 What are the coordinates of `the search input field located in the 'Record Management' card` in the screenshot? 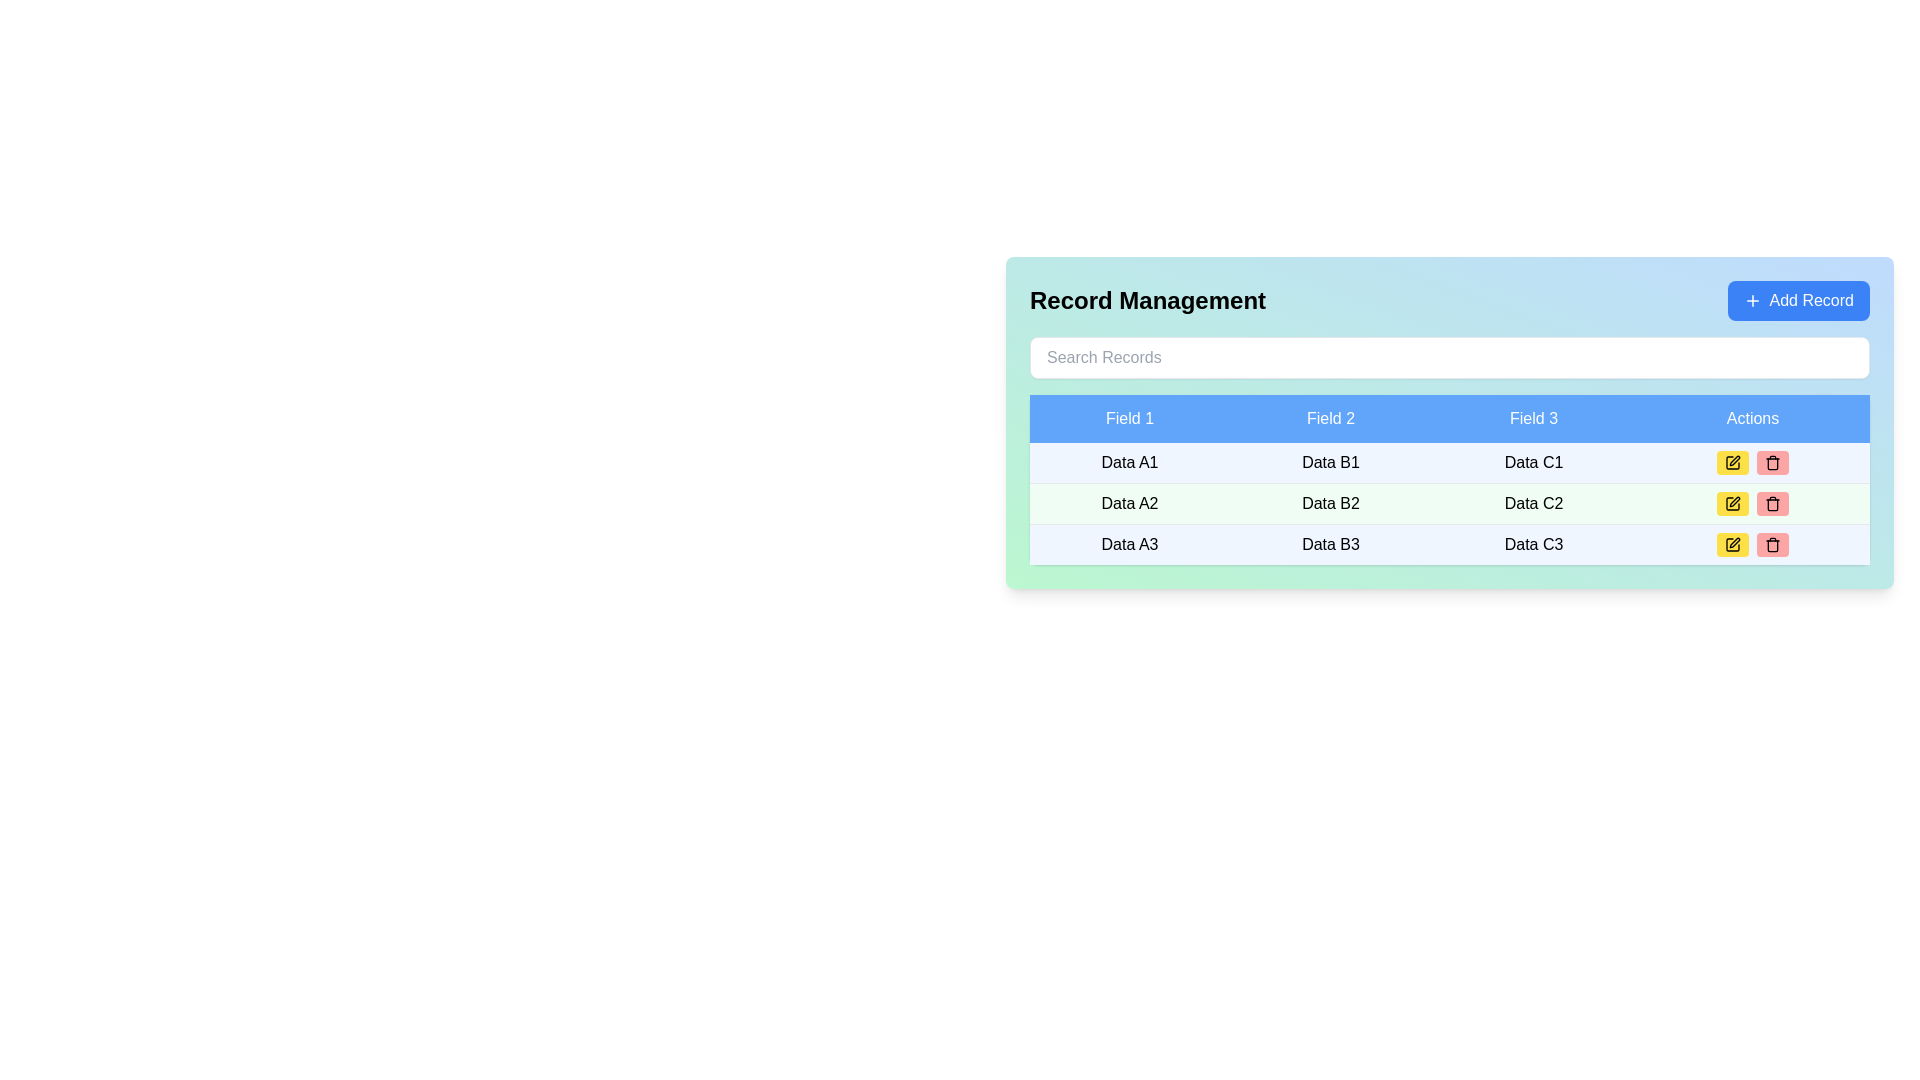 It's located at (1449, 357).